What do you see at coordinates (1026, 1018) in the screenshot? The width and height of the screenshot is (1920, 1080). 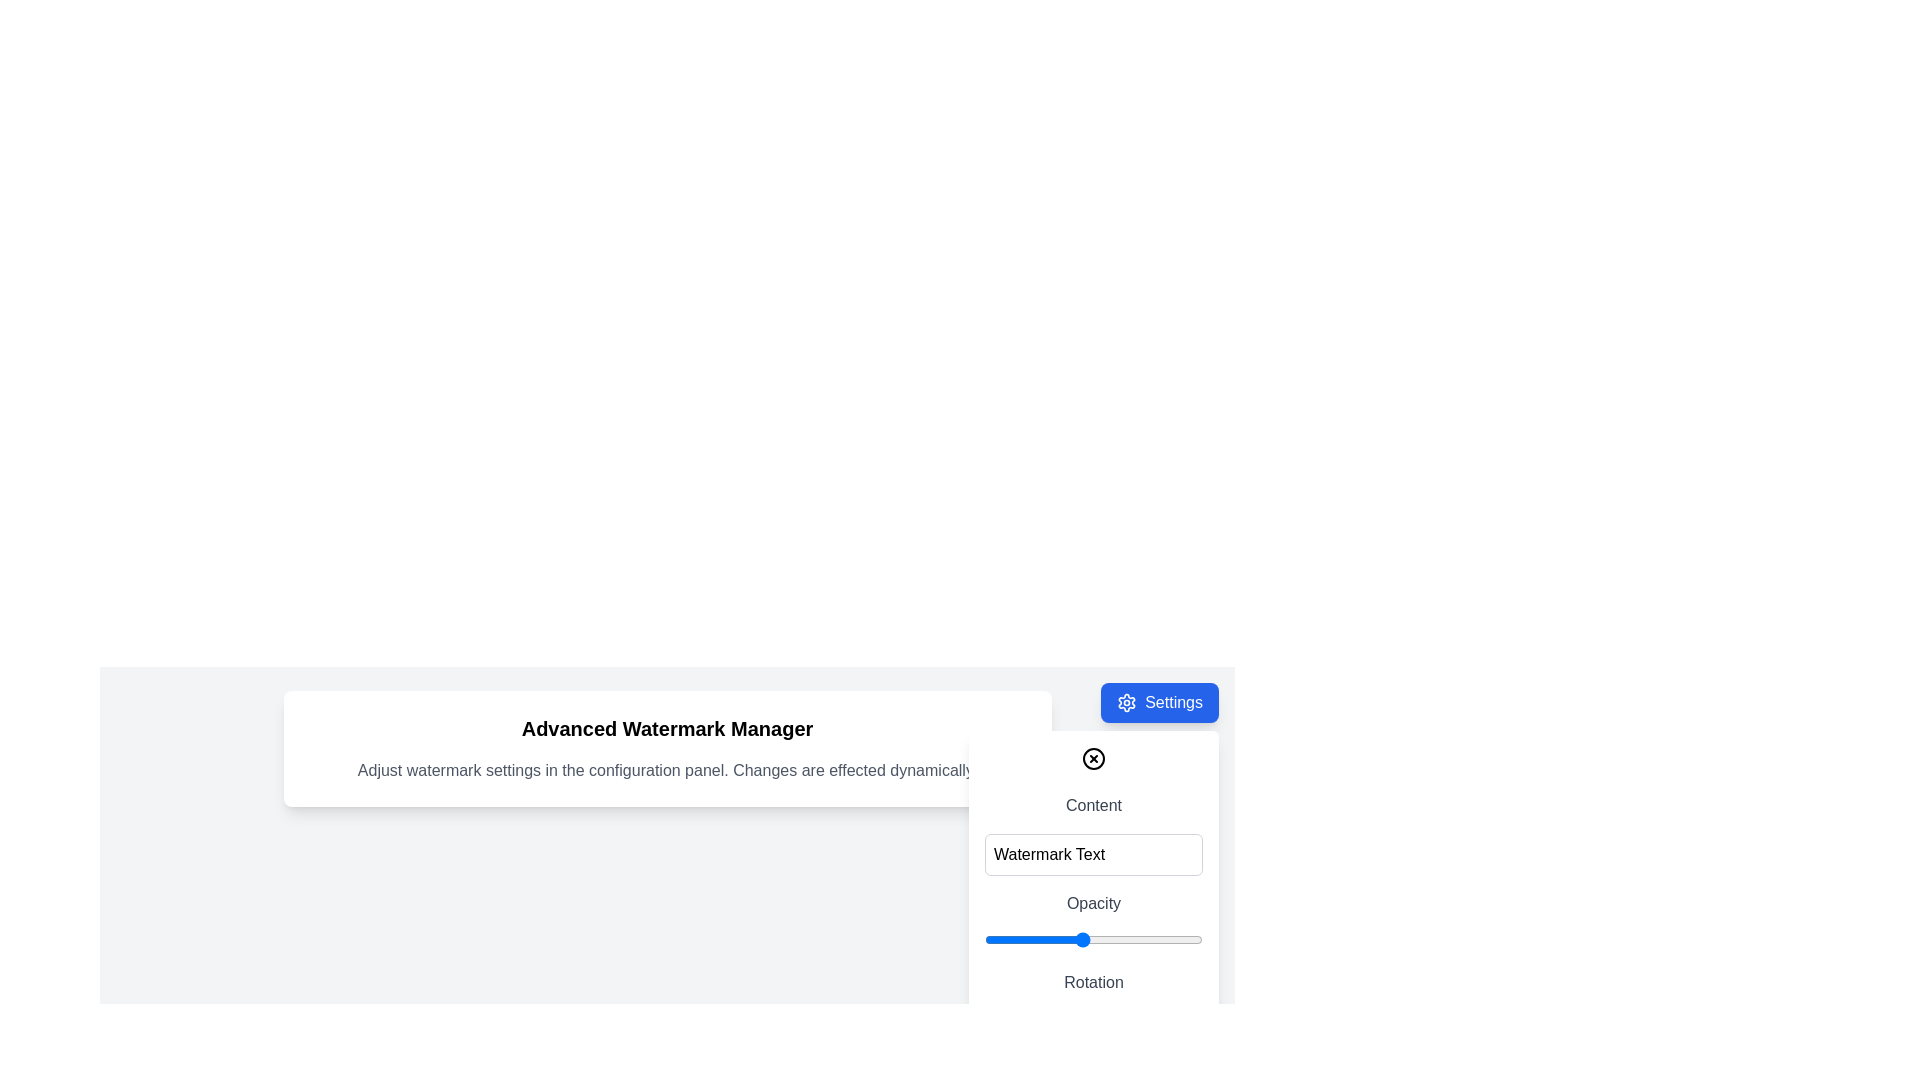 I see `rotation angle` at bounding box center [1026, 1018].